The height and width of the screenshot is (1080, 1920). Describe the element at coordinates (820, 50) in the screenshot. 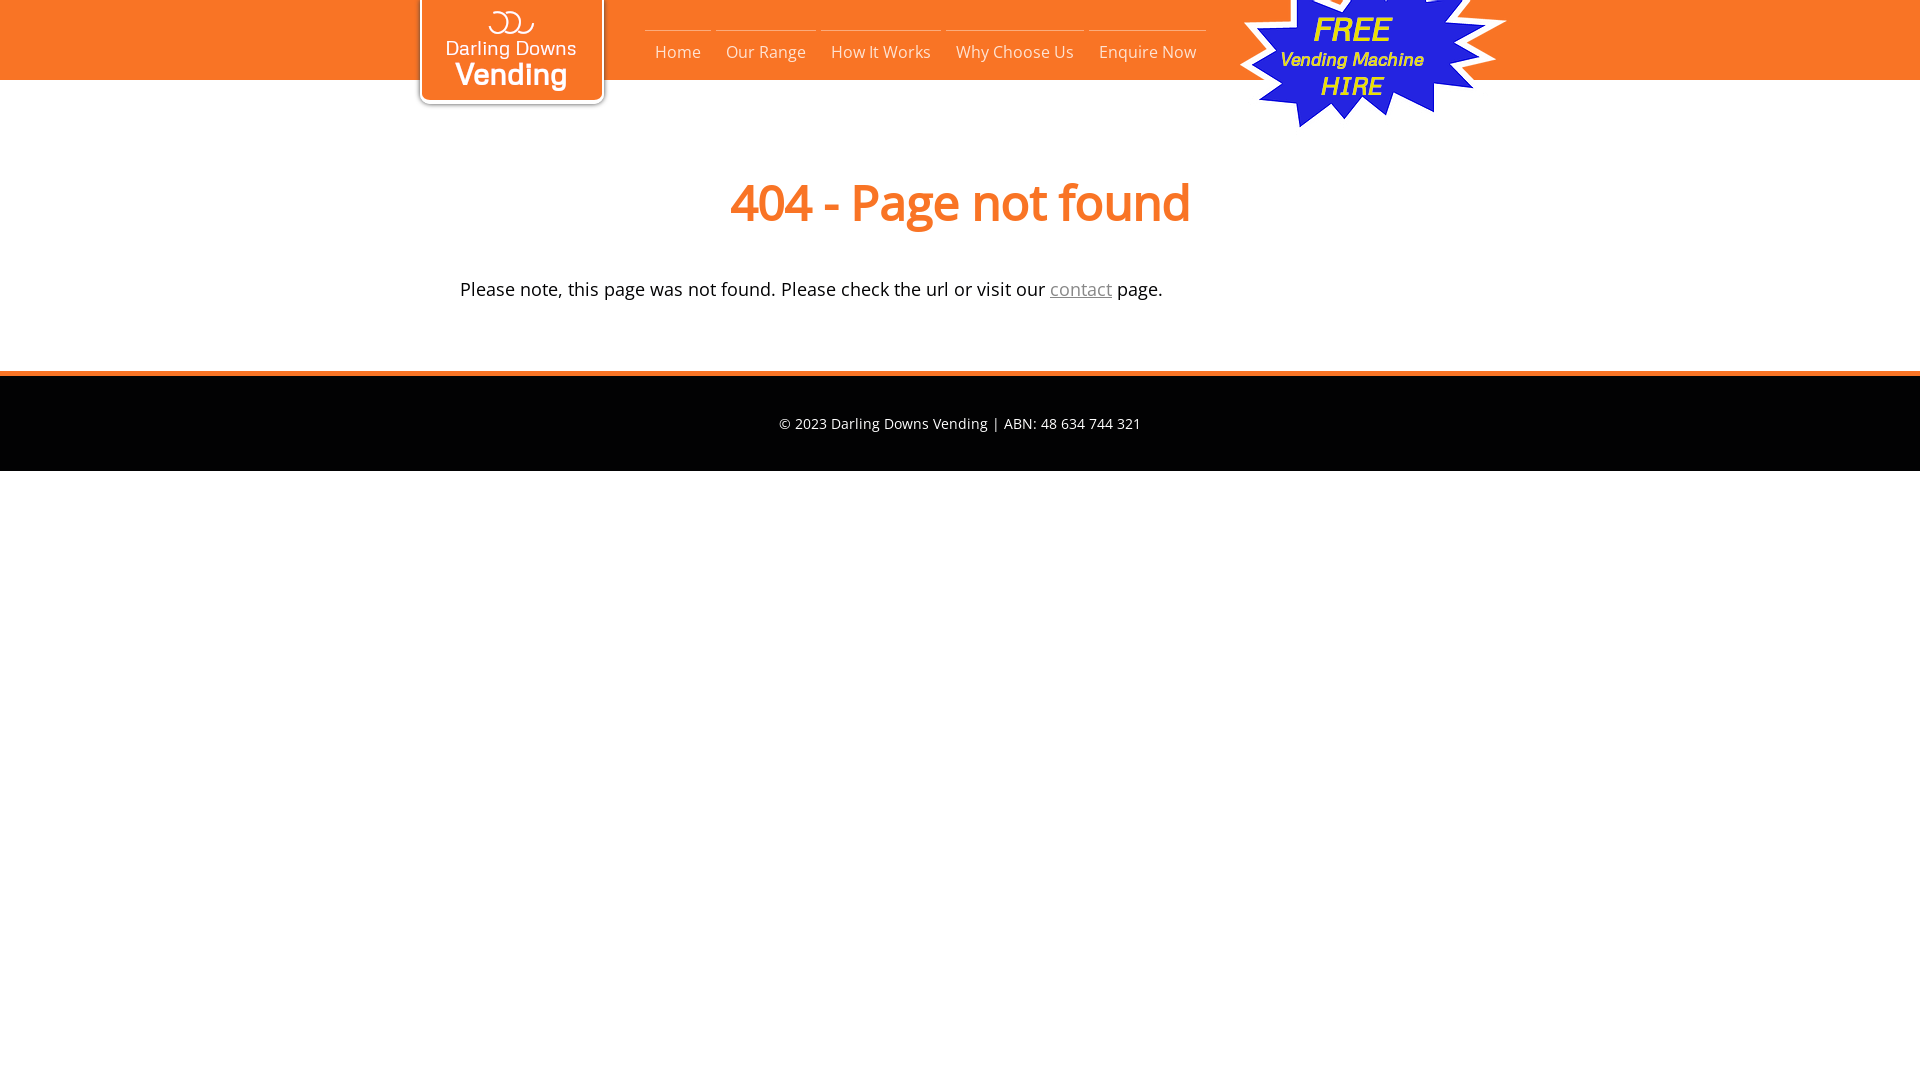

I see `'How It Works'` at that location.